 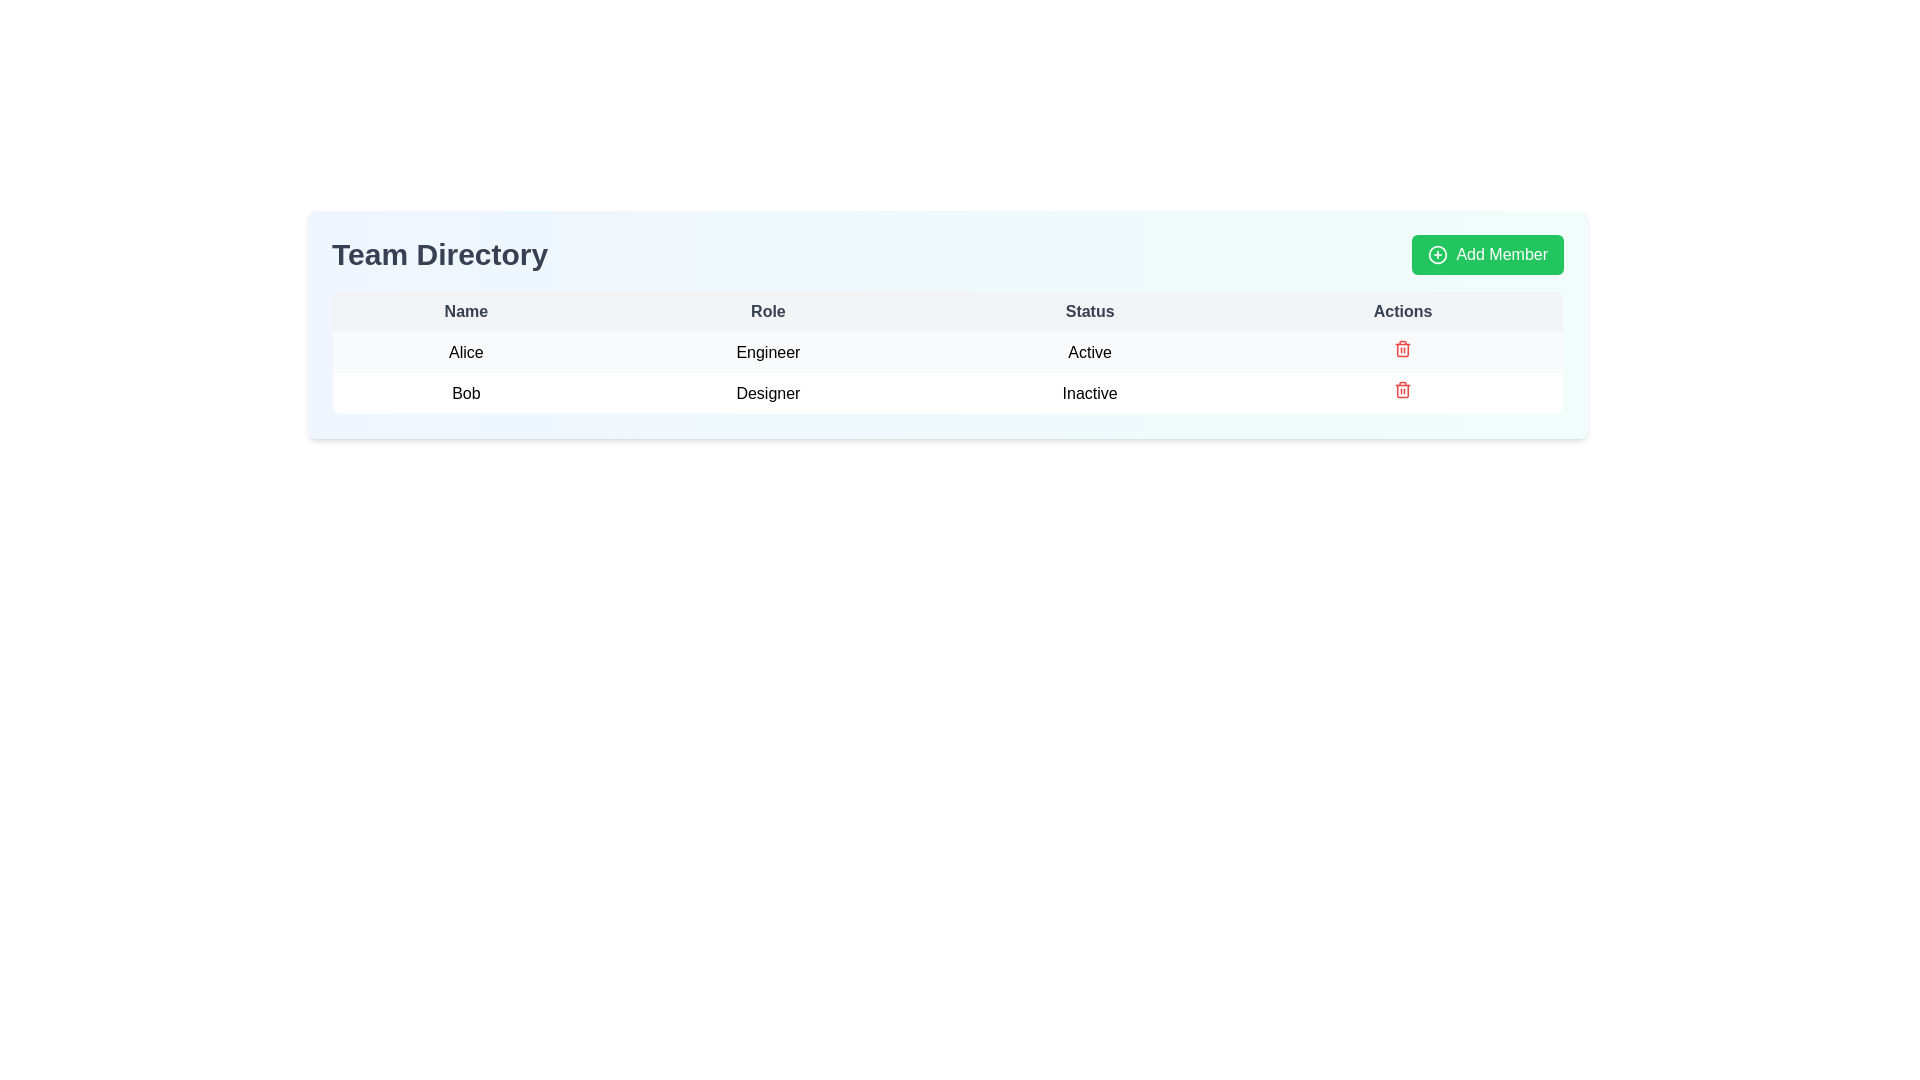 I want to click on the second column header in the 'Team Directory' table, which indicates the roles of the team members, positioned between the 'Name' and 'Status' headers, so click(x=767, y=311).